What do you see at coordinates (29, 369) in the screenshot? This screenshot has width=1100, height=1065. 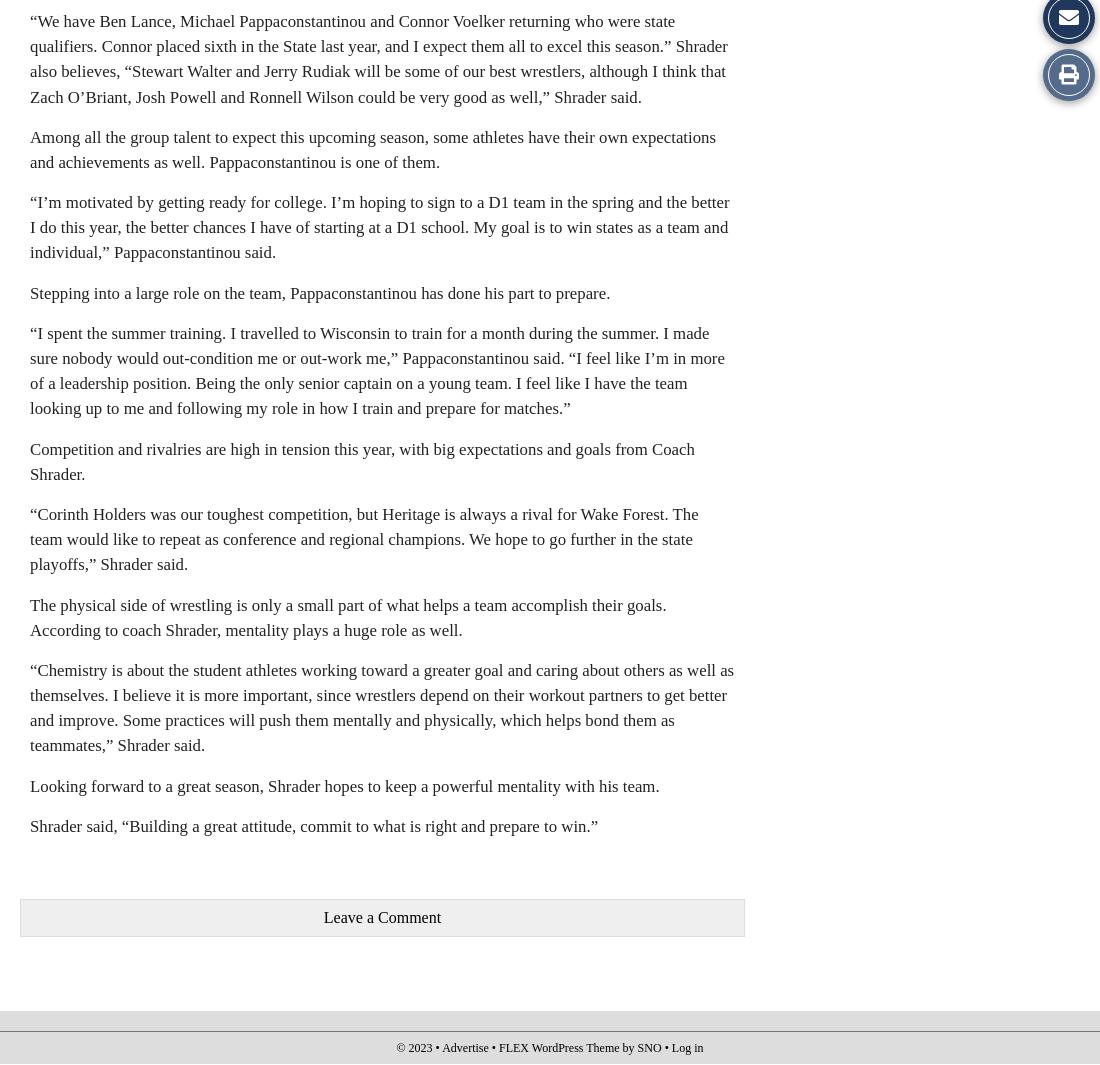 I see `'“I spent the summer training. I travelled to Wisconsin to train for a month during the summer. I made sure nobody would out-condition me or out-work me,” Pappaconstantinou said. “I feel like I’m in more of a leadership position. Being the only senior captain on a young team. I feel like I have the team looking up to me and following my role in how I train and prepare for matches.”'` at bounding box center [29, 369].